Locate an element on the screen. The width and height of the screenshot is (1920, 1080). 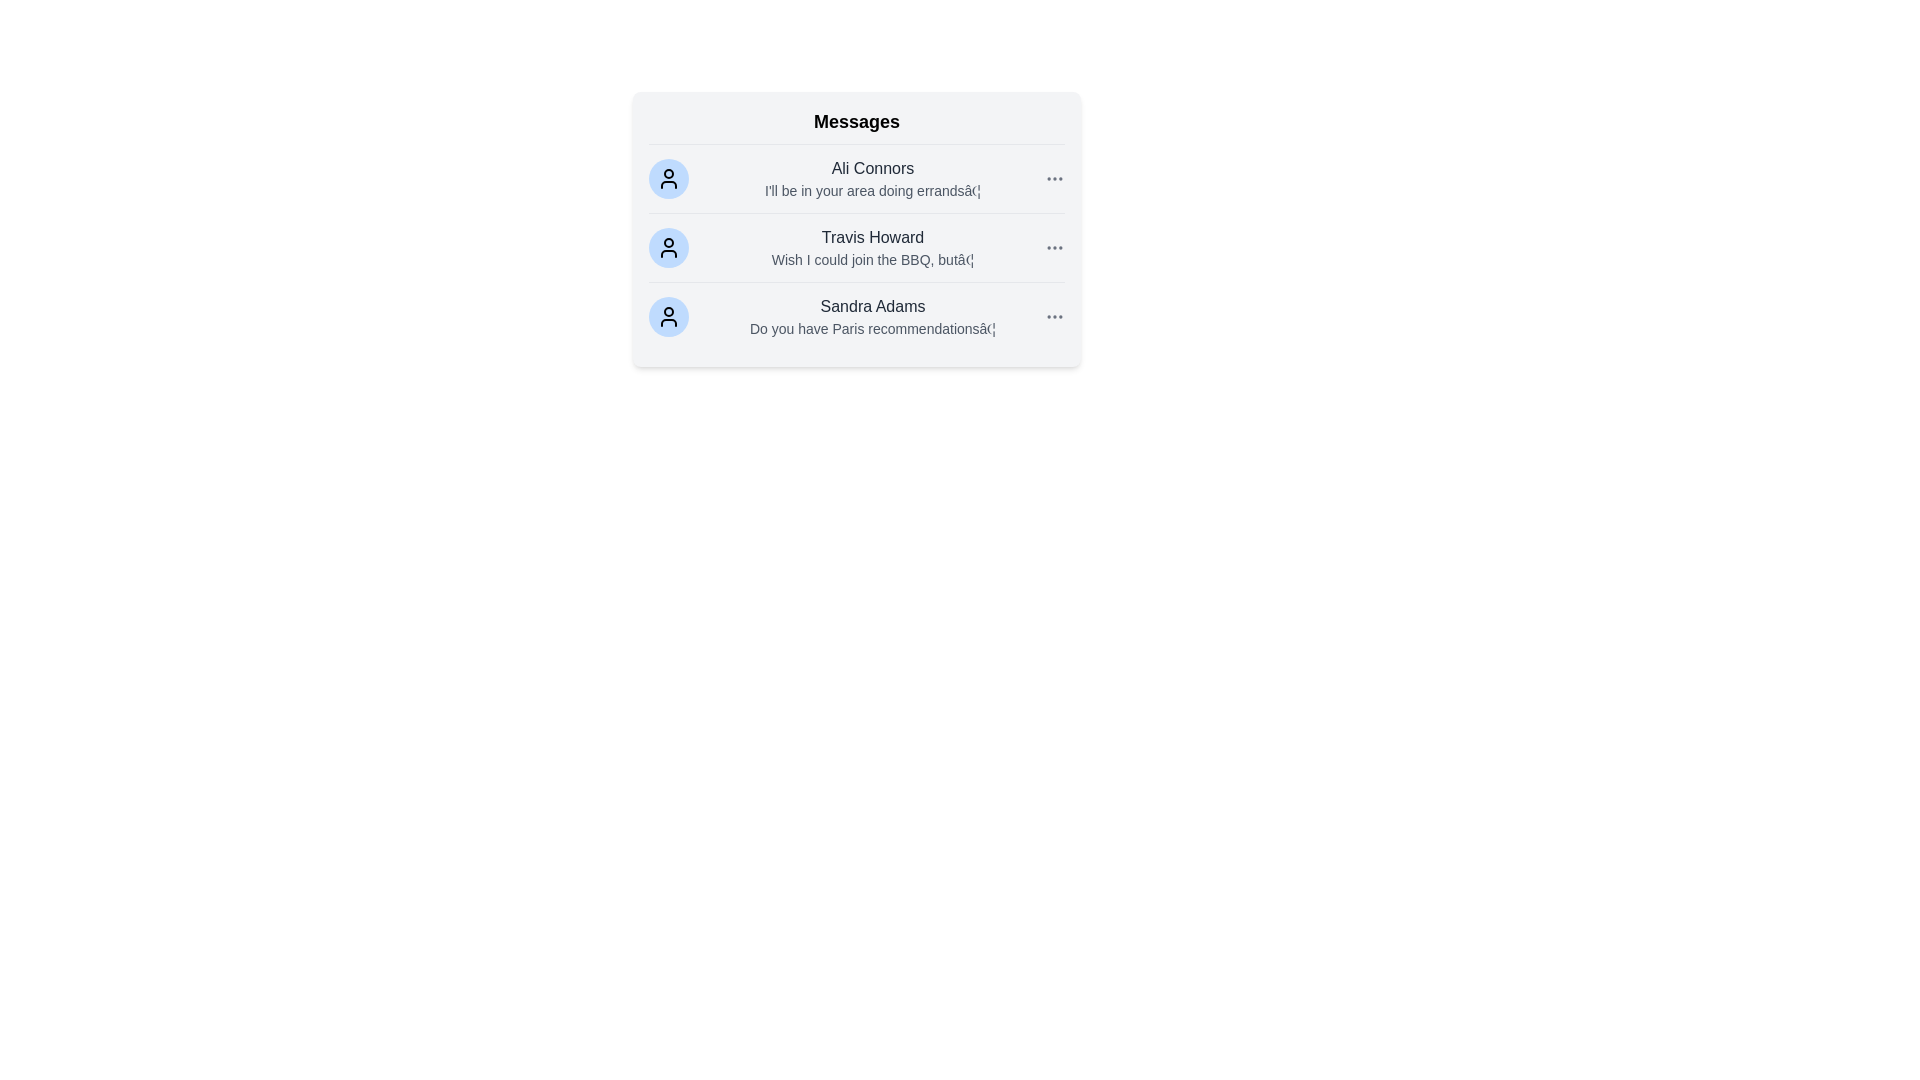
the Message Preview containing the text from 'Travis Howard' is located at coordinates (873, 246).